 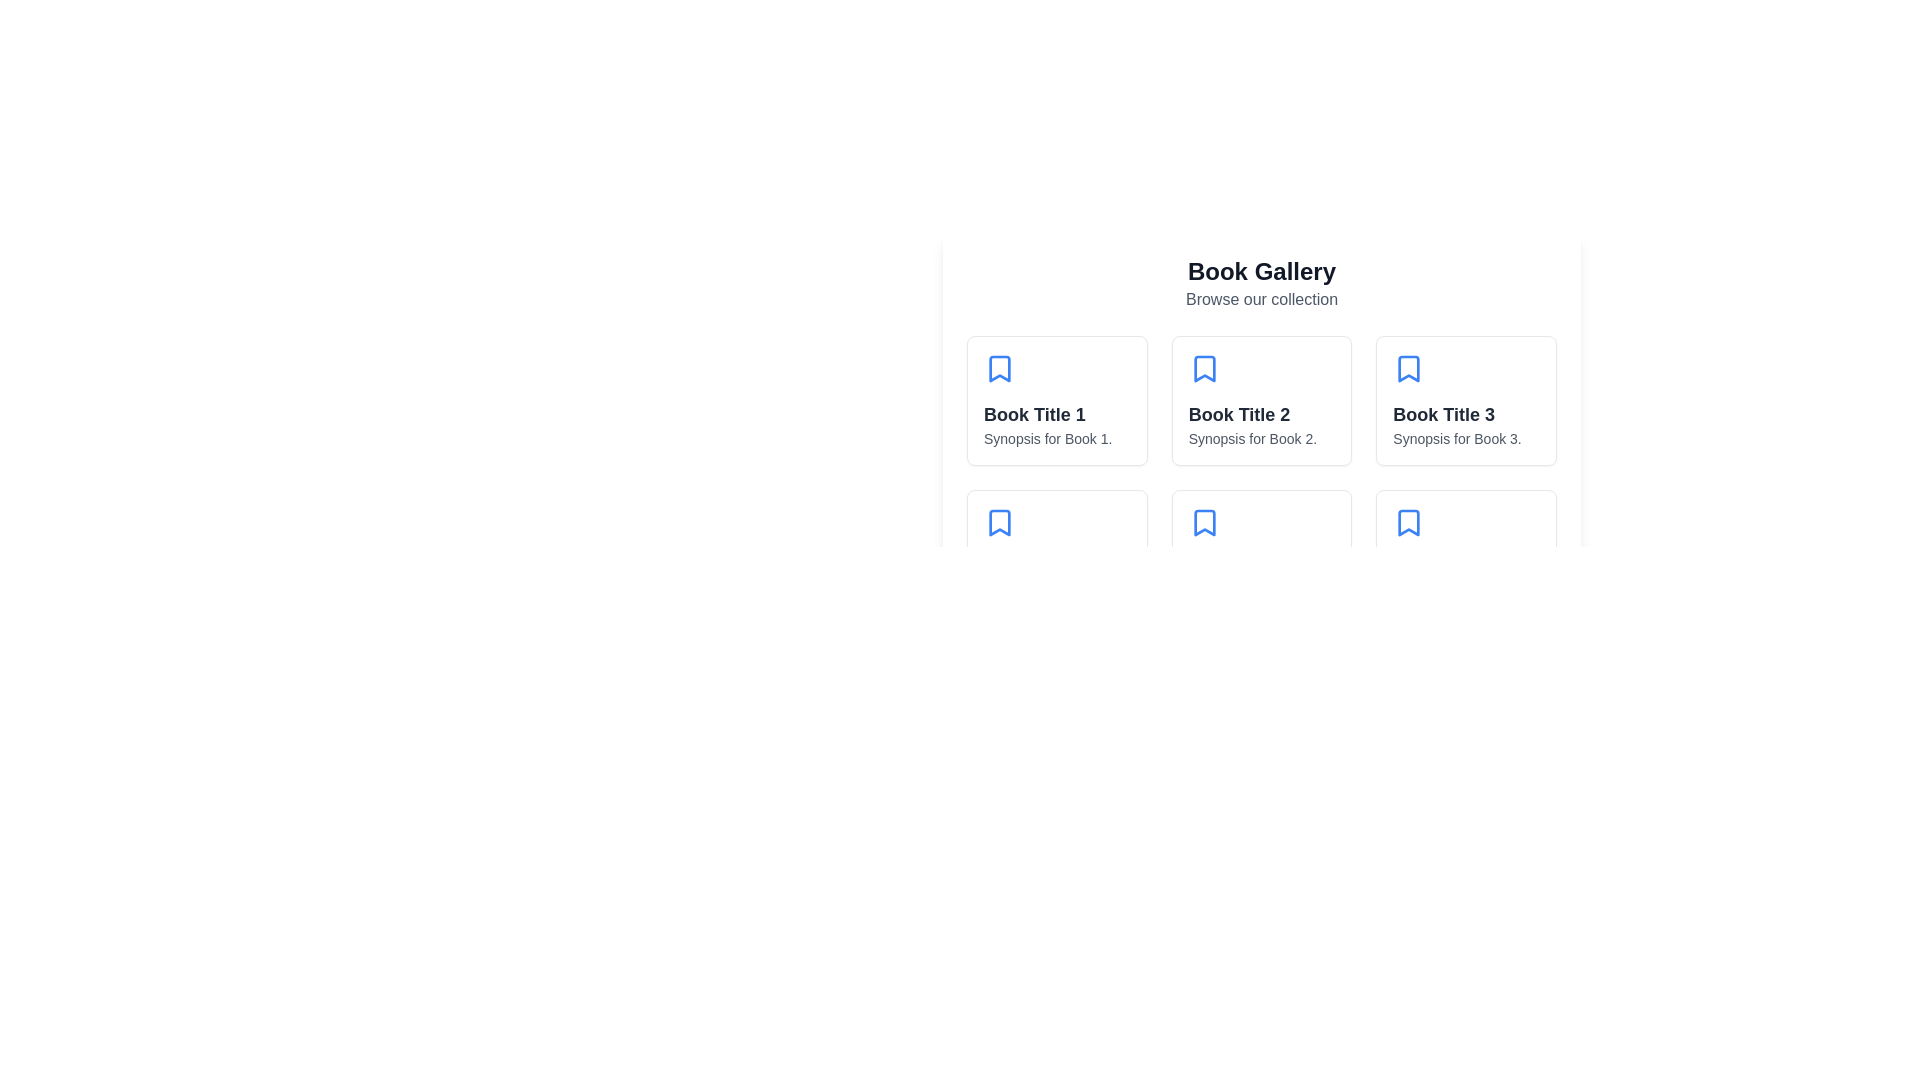 I want to click on the blue bookmark icon located in the upper-left corner of the box containing 'Book Title 4' and 'Synopsis for Book 4.', so click(x=999, y=522).